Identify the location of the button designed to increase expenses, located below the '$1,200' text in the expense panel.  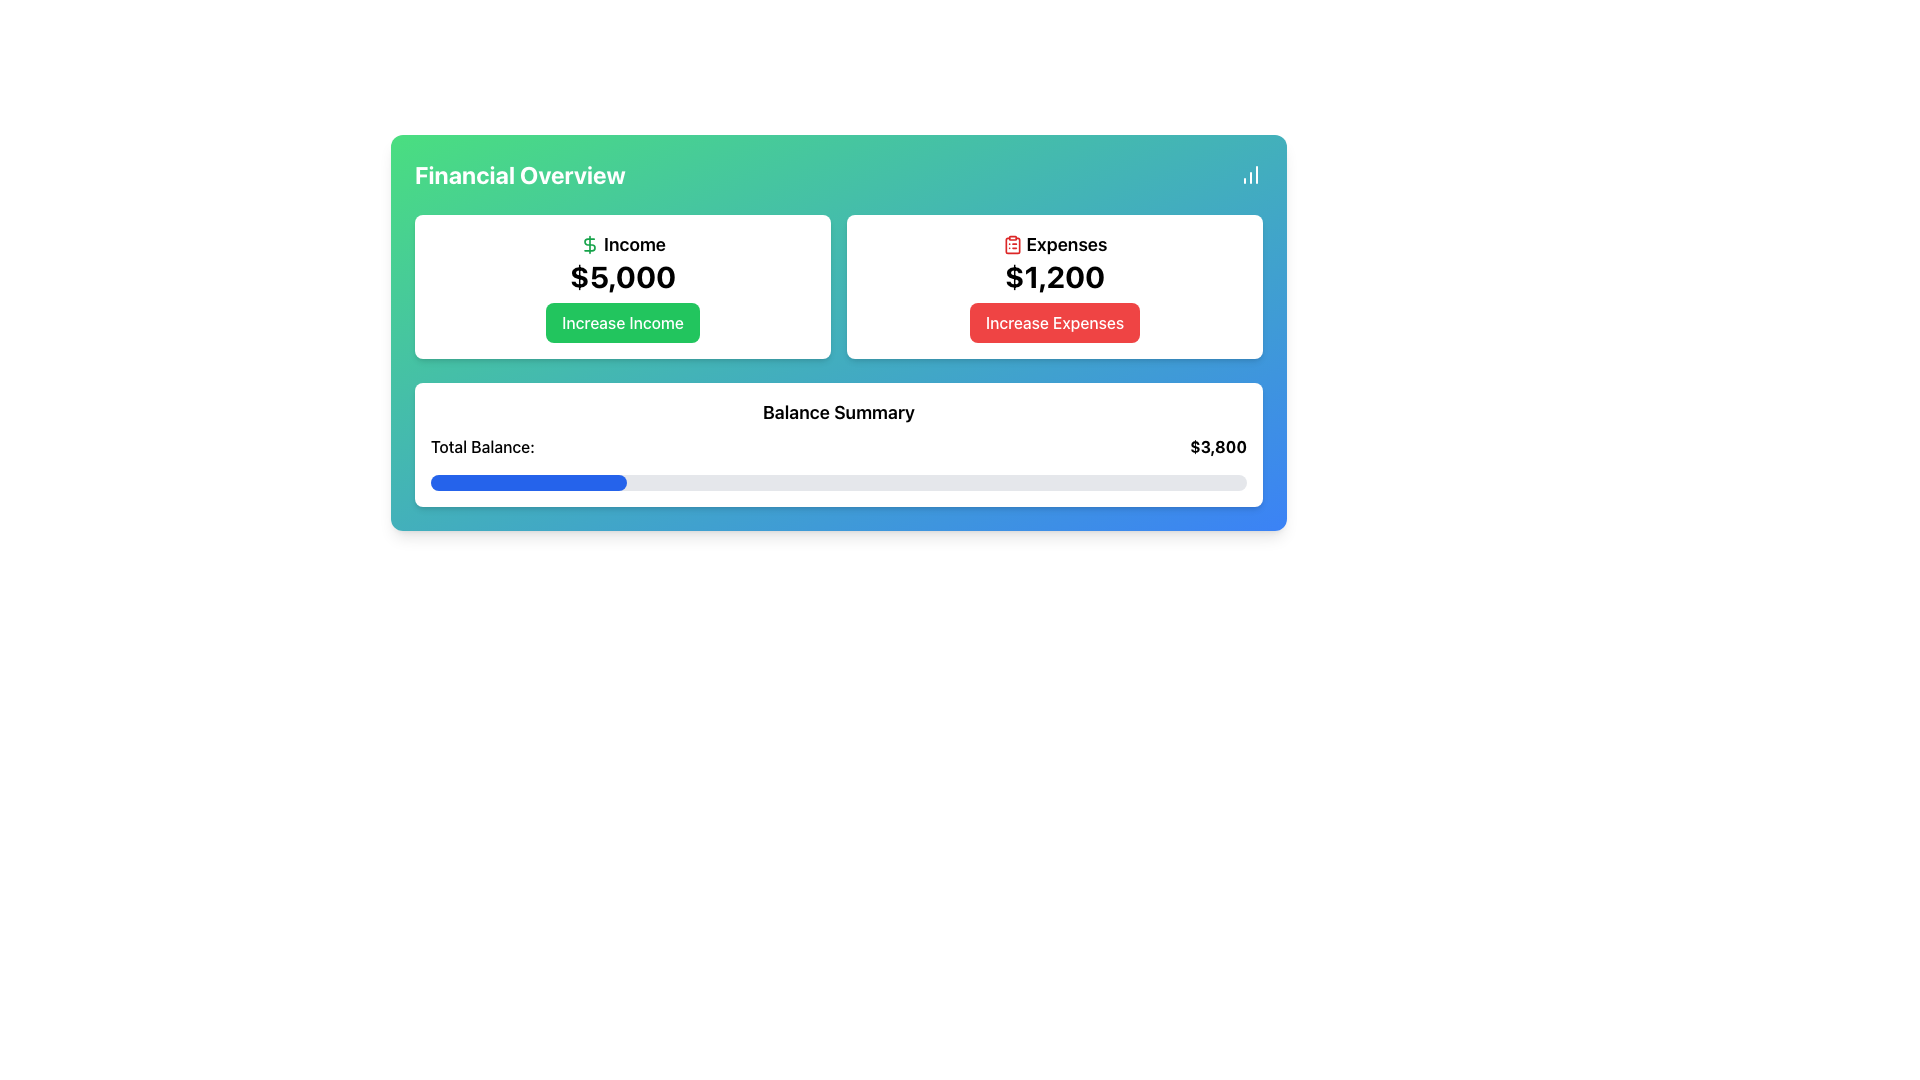
(1054, 322).